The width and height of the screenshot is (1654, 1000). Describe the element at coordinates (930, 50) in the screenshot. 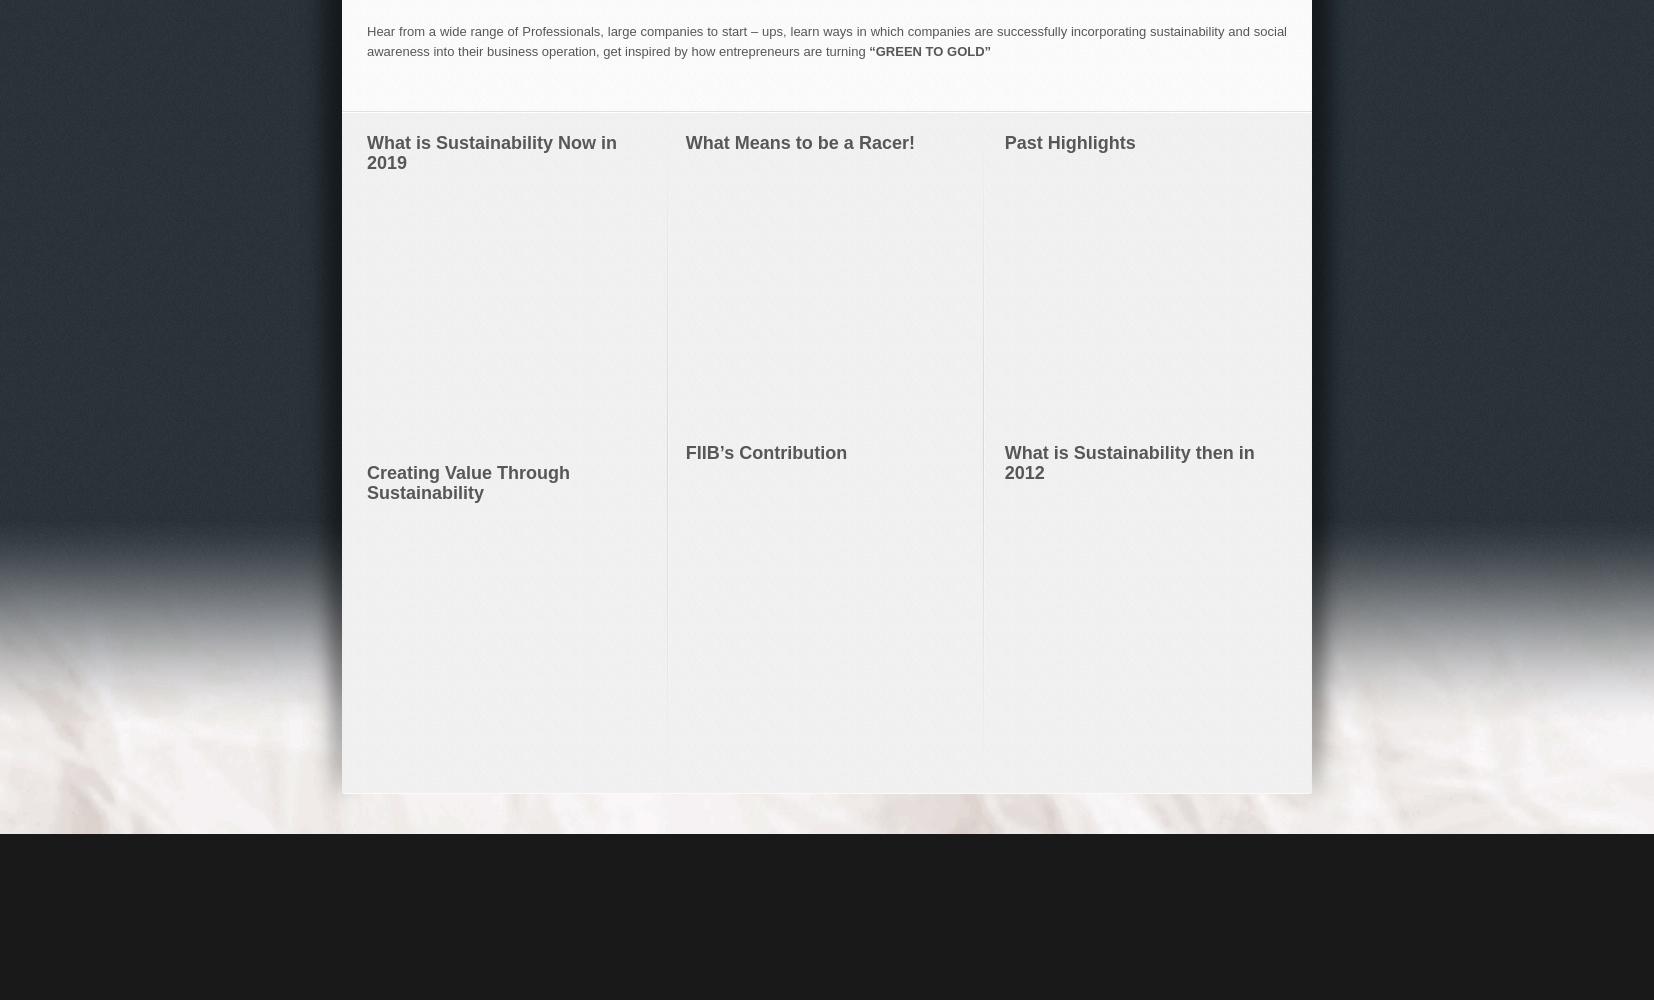

I see `'“GREEN TO GOLD”'` at that location.